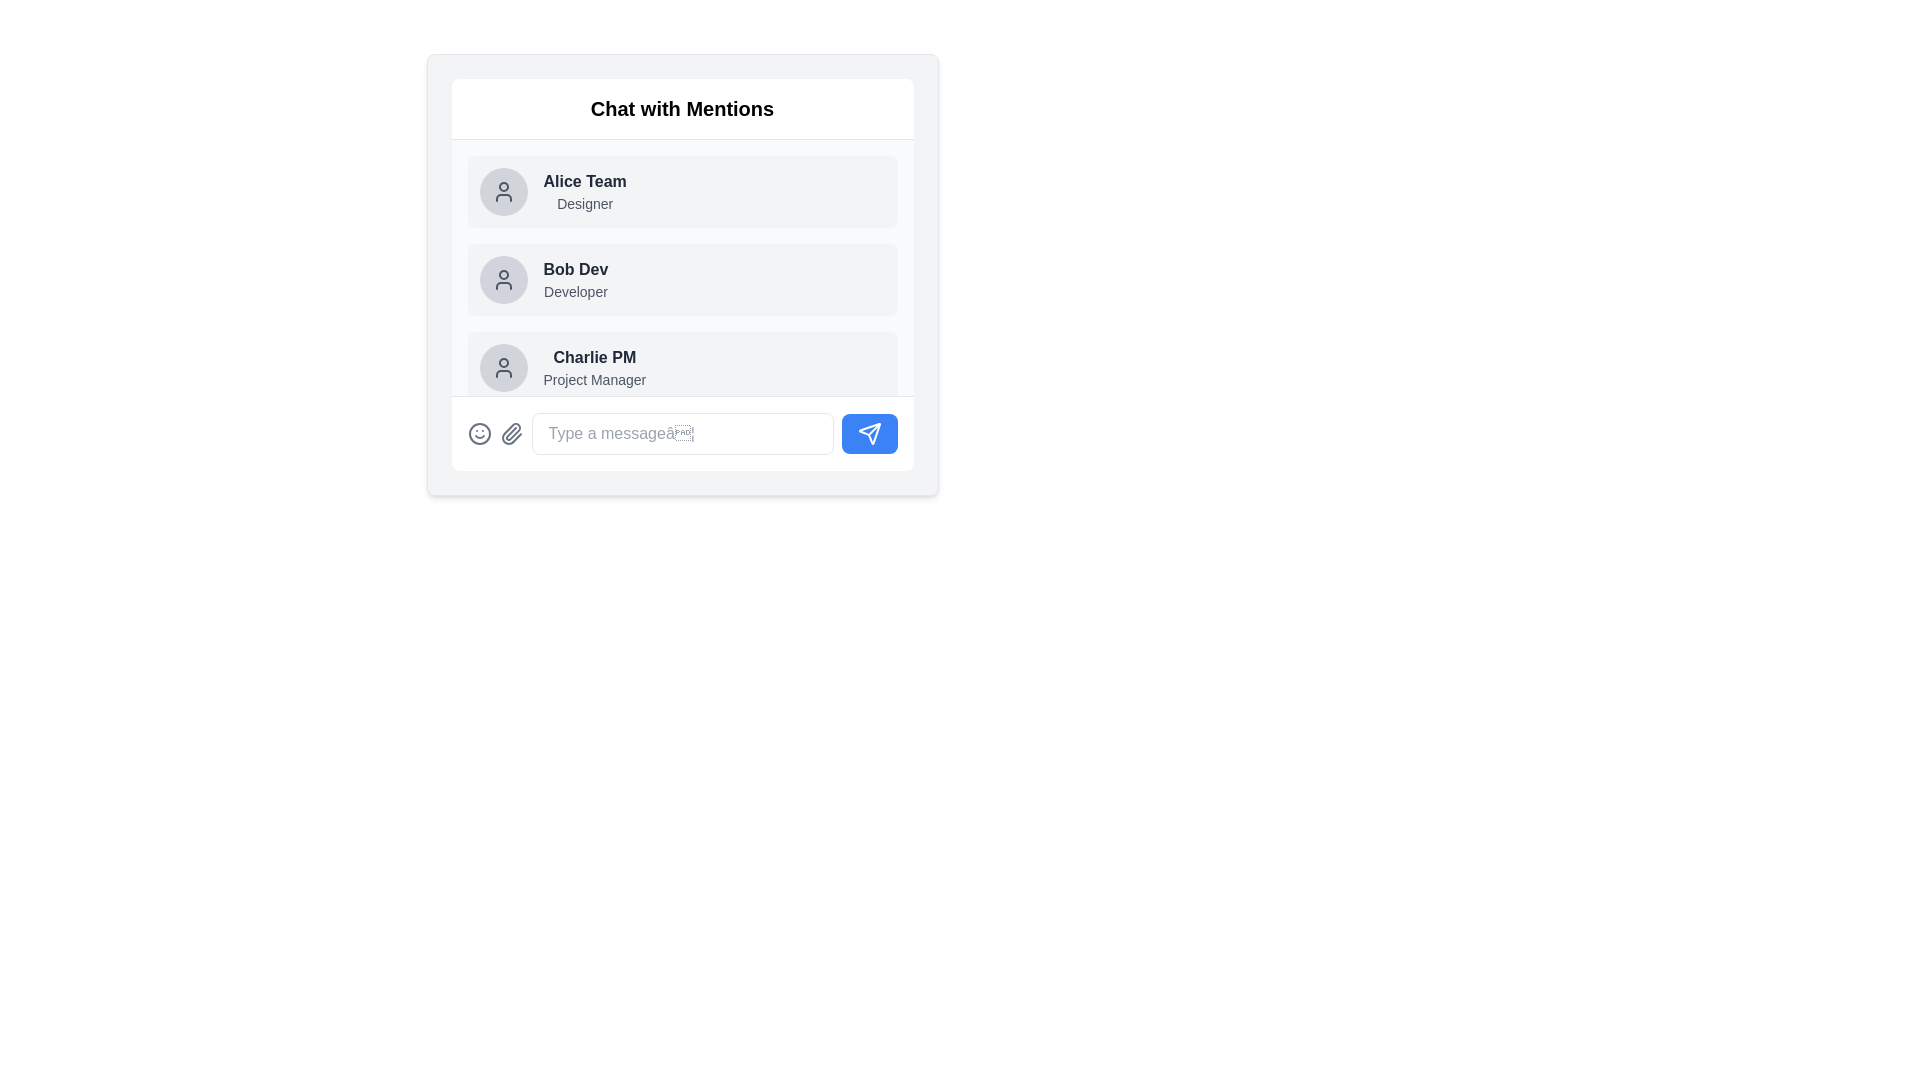 The image size is (1920, 1080). I want to click on text label displaying the role 'Designer' located below the name 'Alice Team' in the chat user list, so click(584, 204).